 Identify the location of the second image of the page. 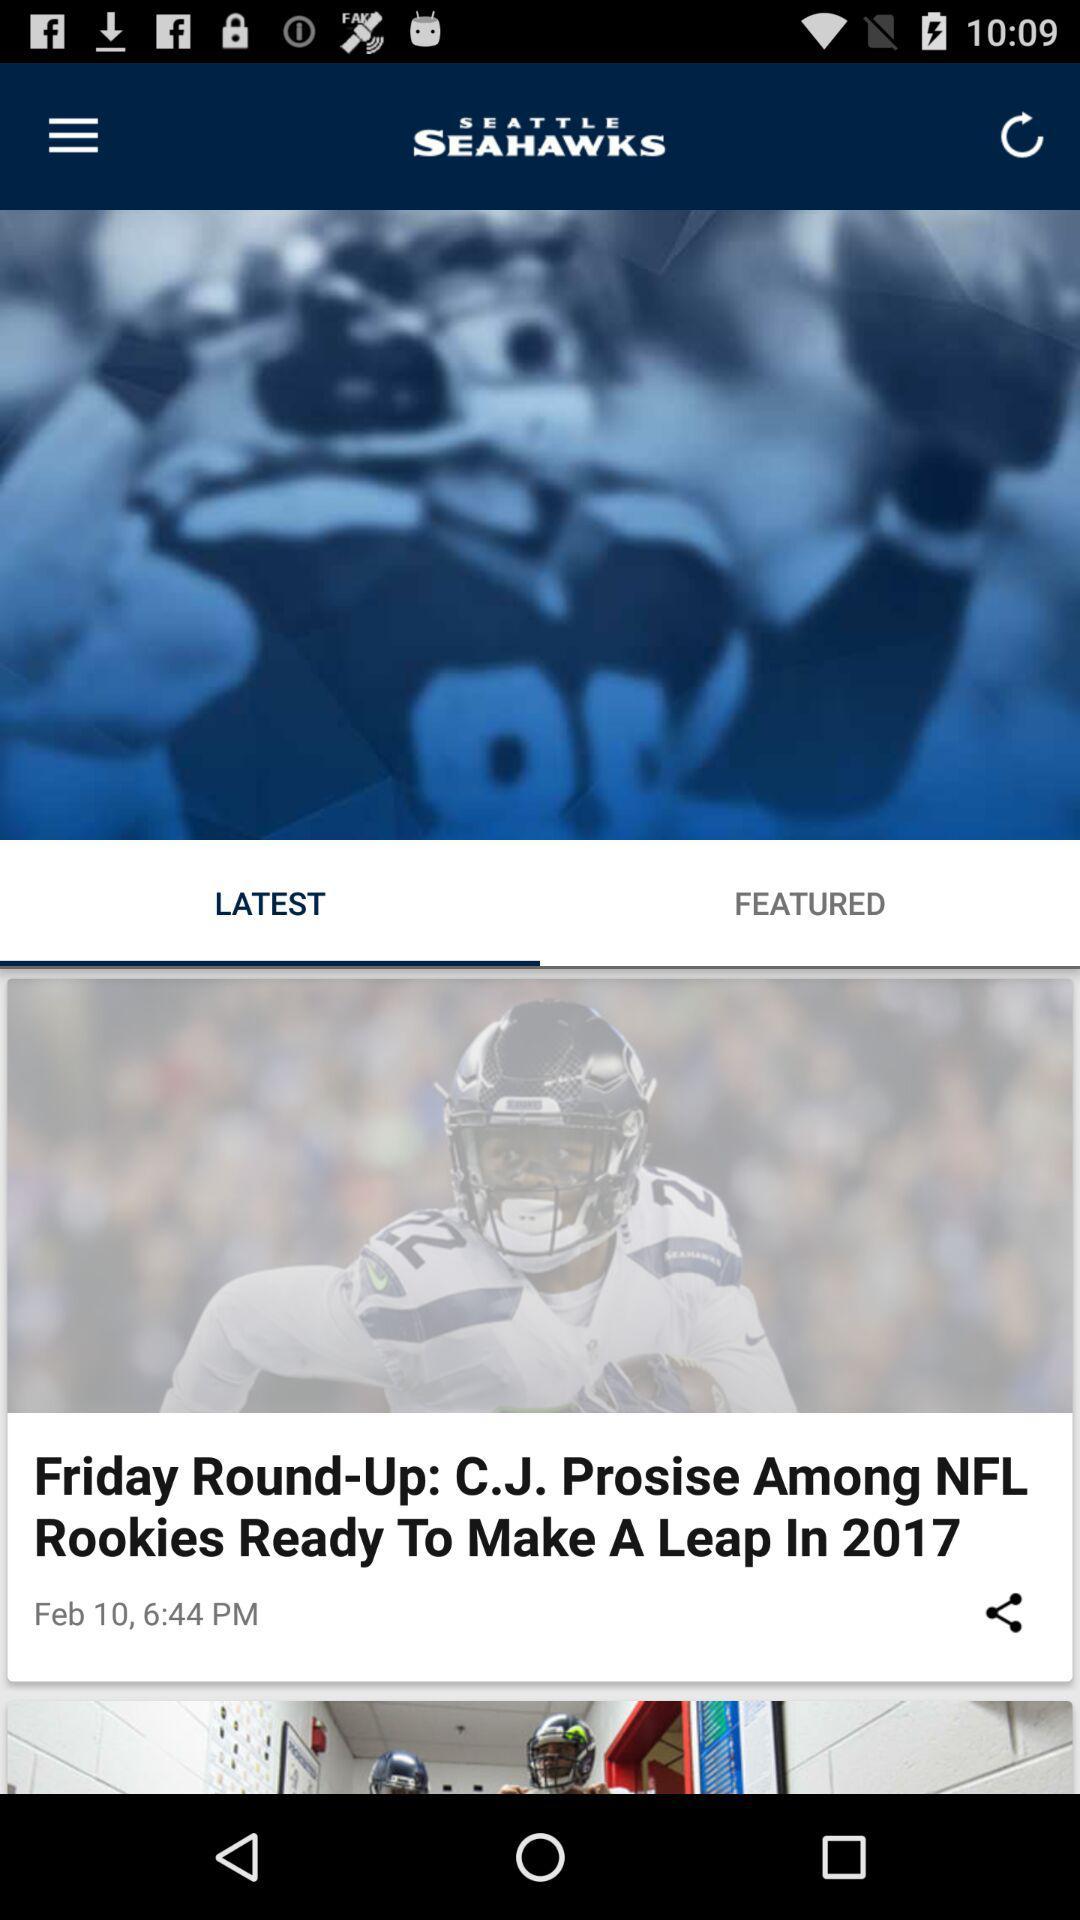
(540, 1195).